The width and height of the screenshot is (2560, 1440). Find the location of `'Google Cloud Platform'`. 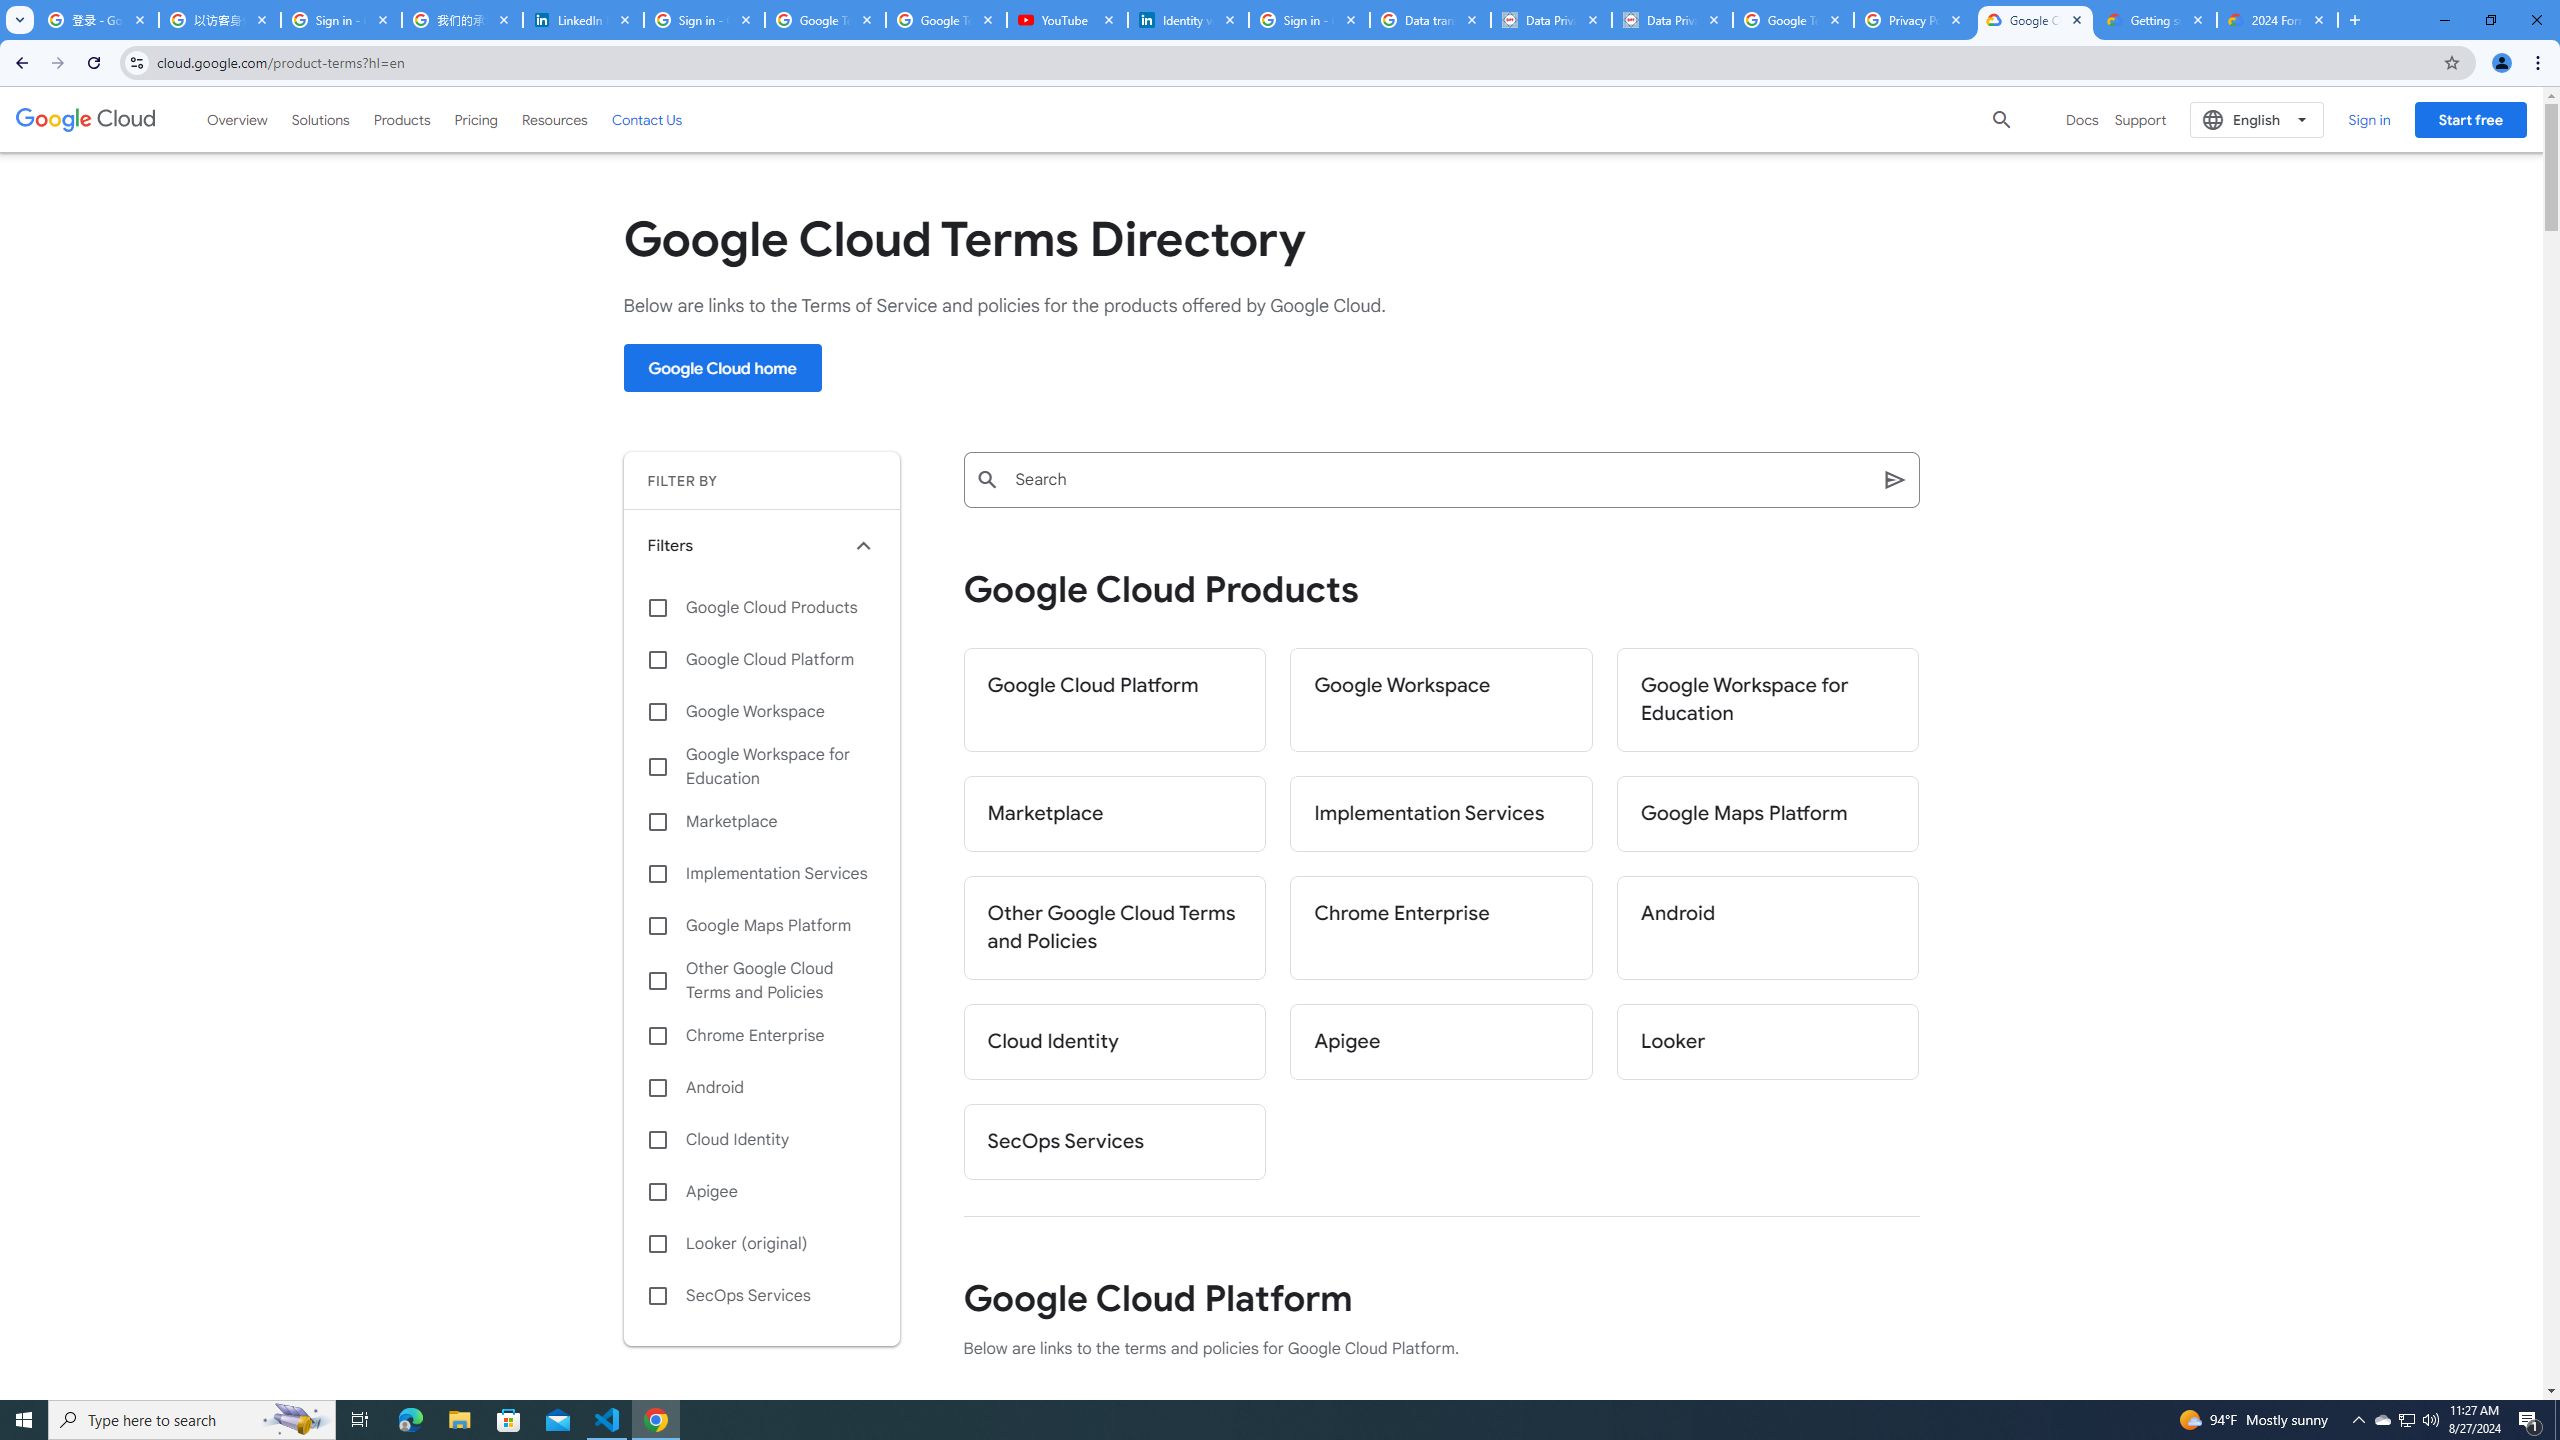

'Google Cloud Platform' is located at coordinates (1113, 698).